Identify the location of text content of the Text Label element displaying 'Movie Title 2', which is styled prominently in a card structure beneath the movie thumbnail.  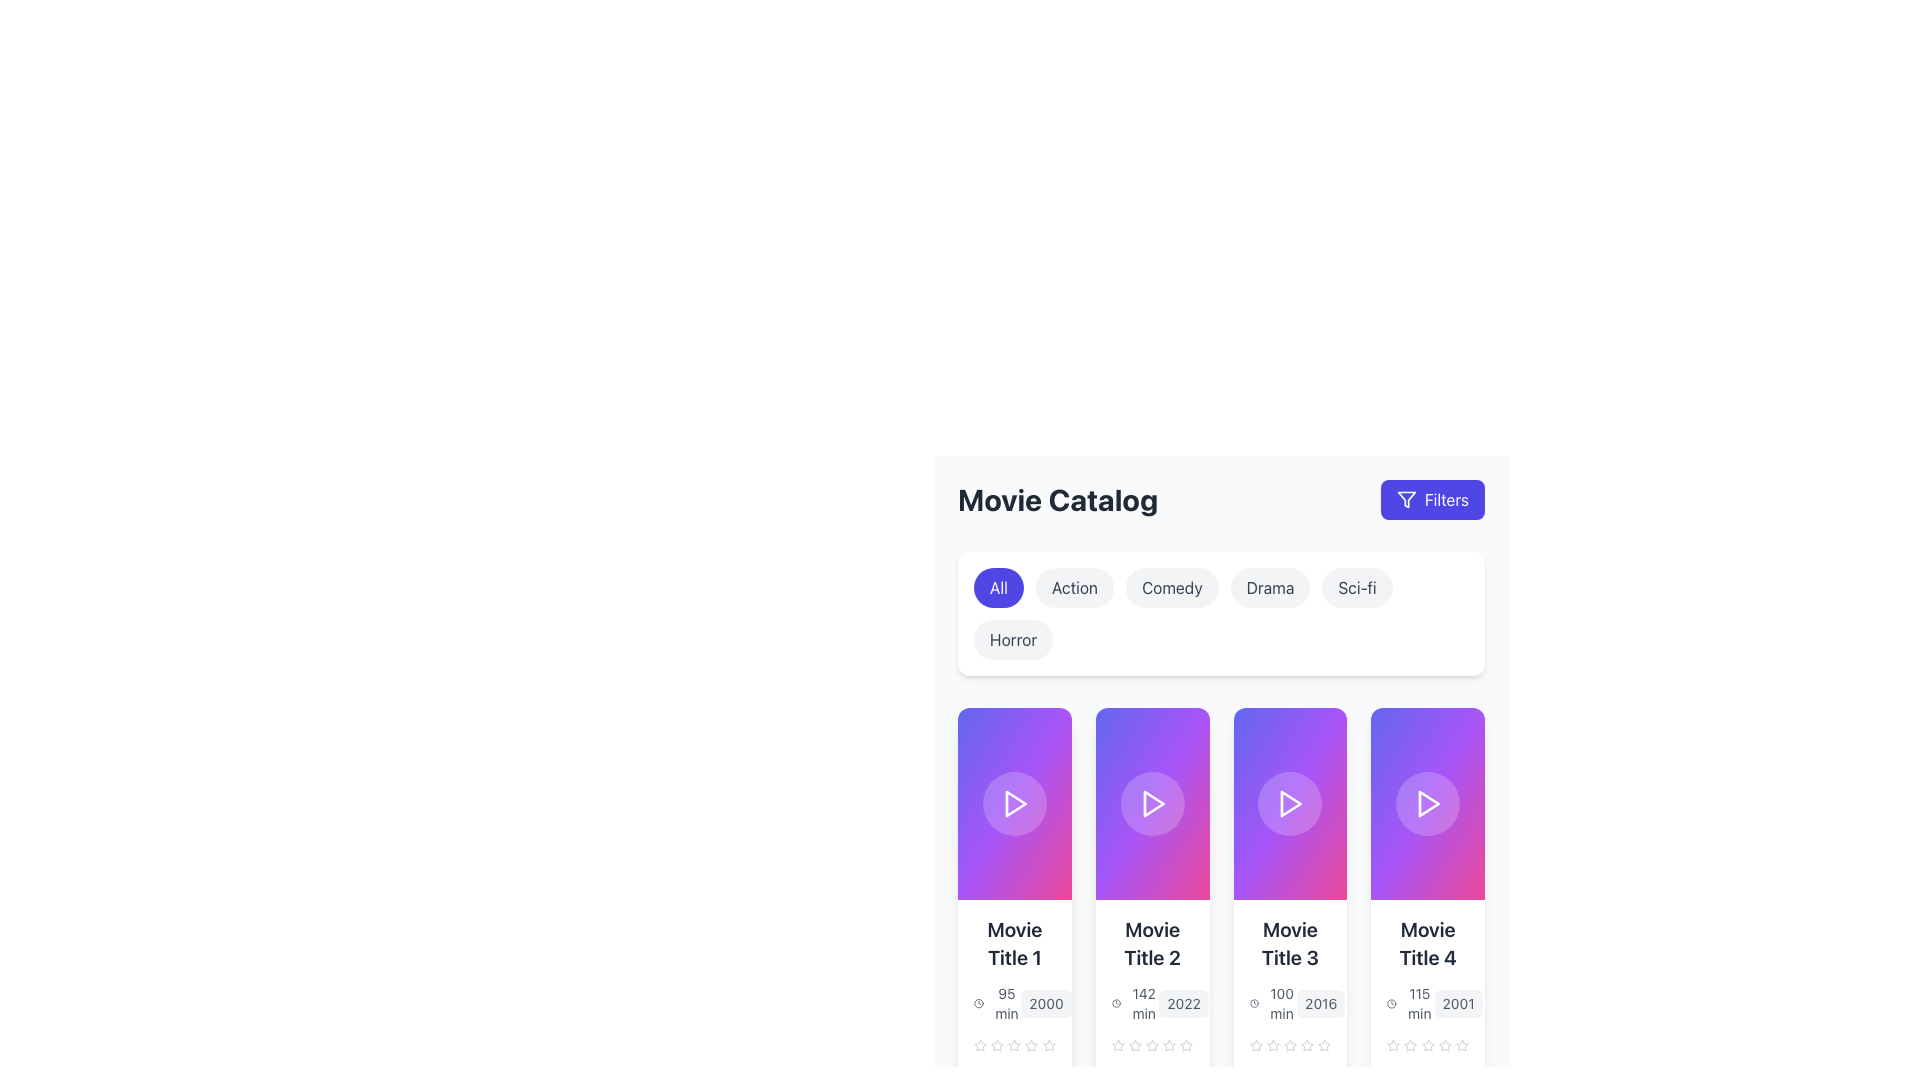
(1152, 944).